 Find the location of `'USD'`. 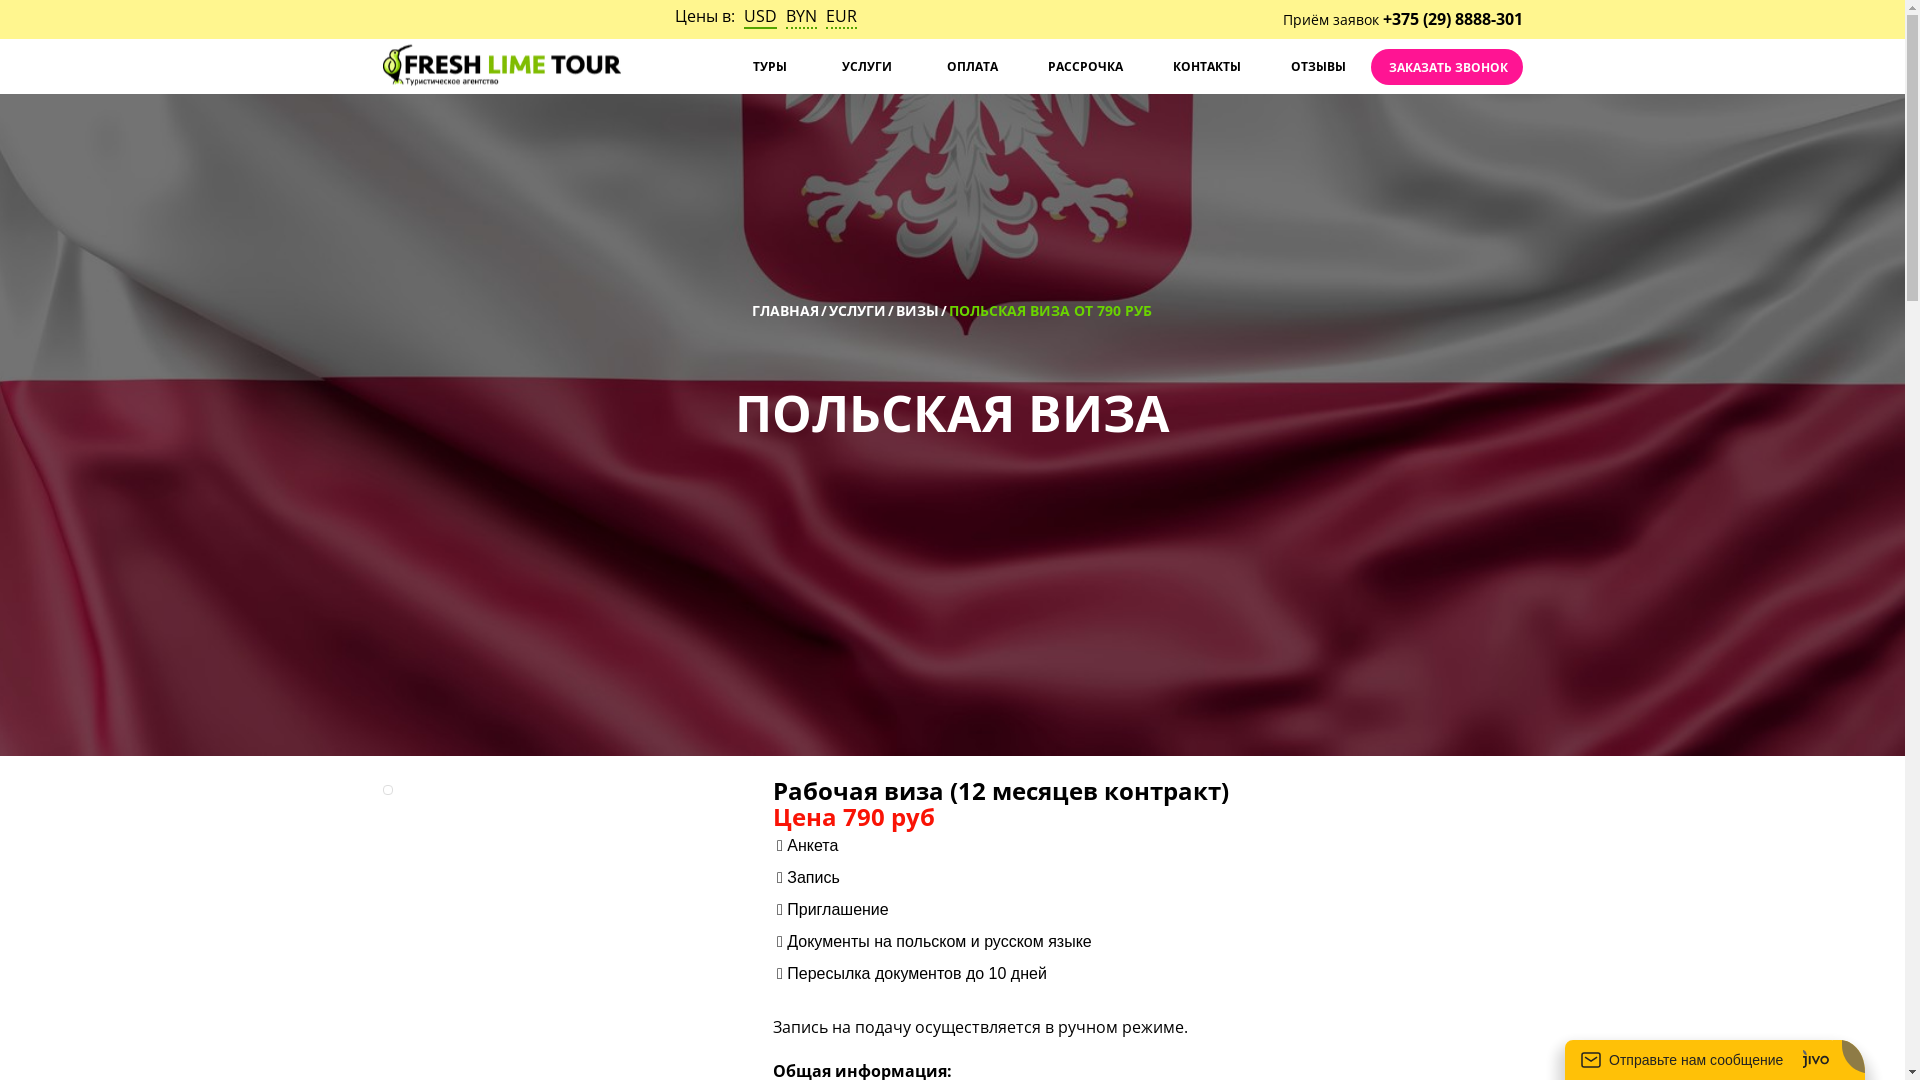

'USD' is located at coordinates (759, 16).